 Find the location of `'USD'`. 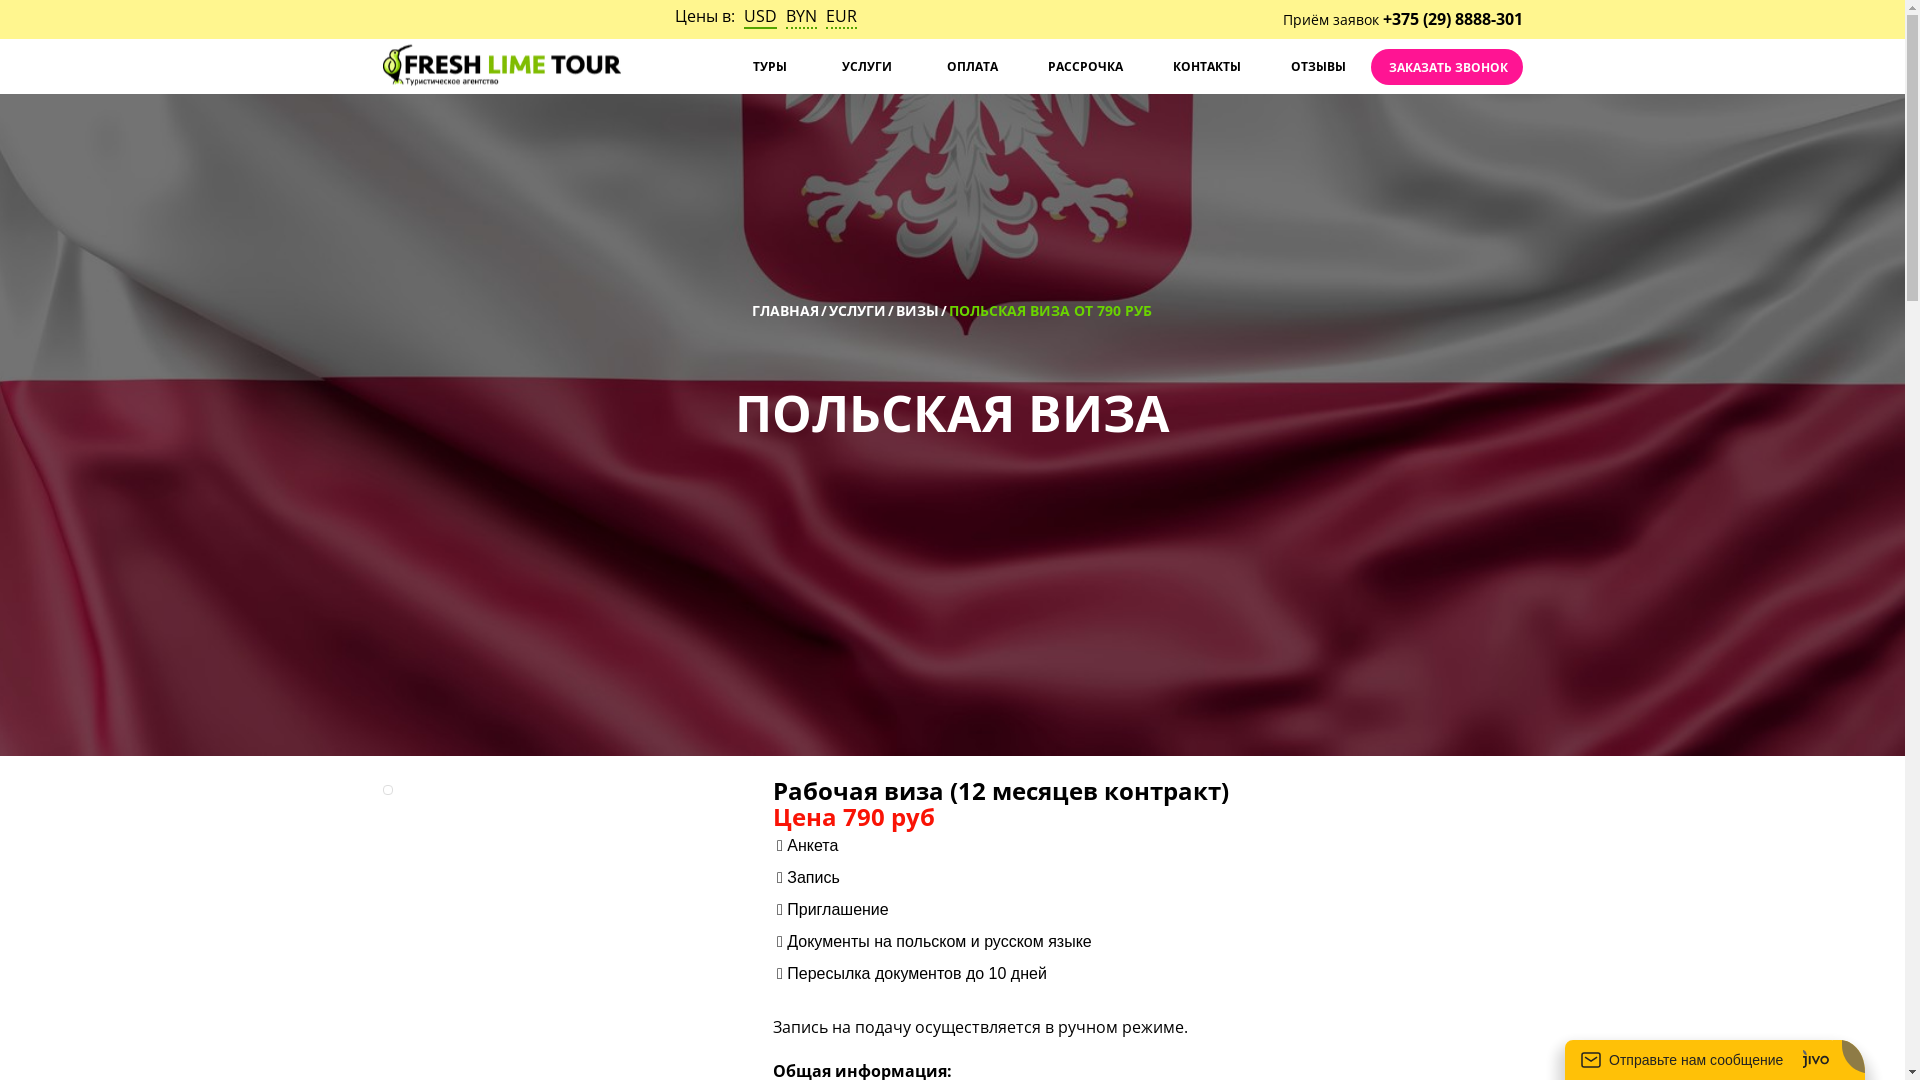

'USD' is located at coordinates (759, 16).